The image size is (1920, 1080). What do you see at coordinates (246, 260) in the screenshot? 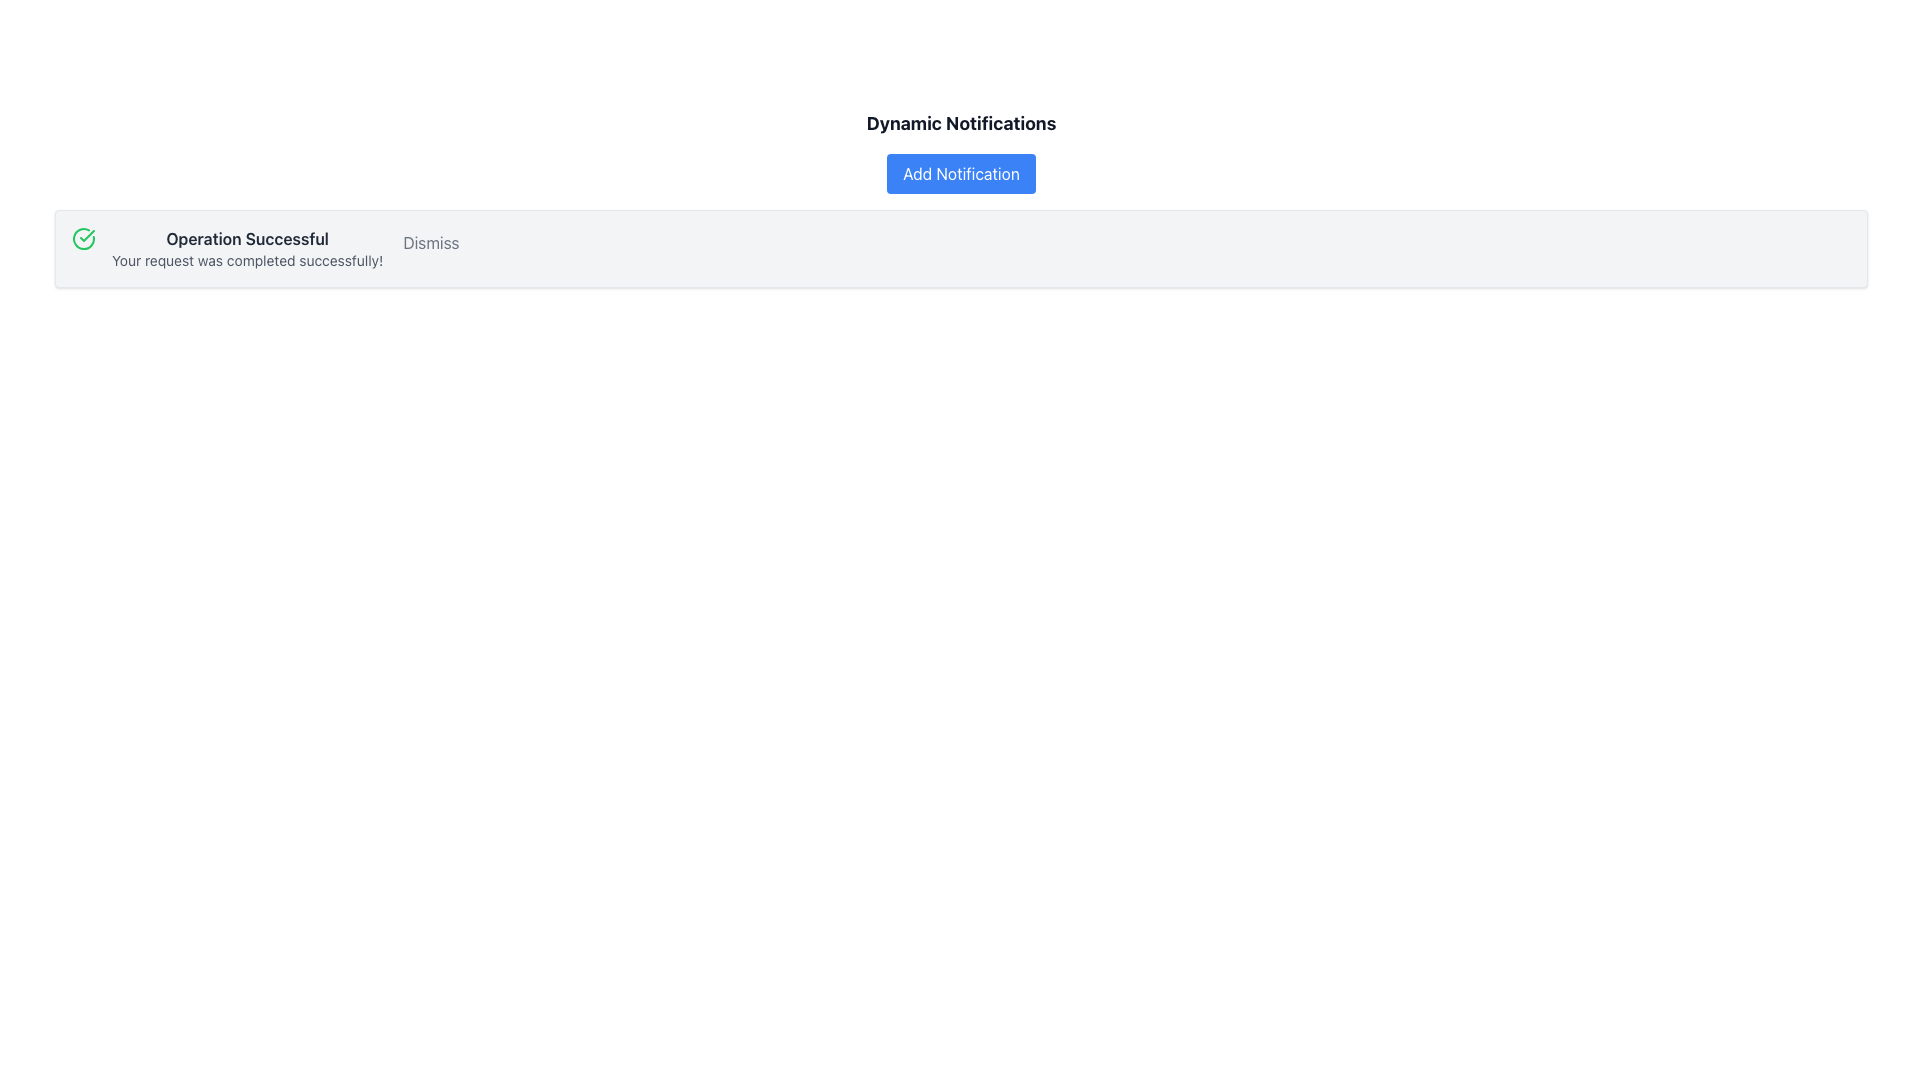
I see `the text label displaying 'Your request was completed successfully!' located beneath the heading 'Operation Successful' in the notification banner` at bounding box center [246, 260].